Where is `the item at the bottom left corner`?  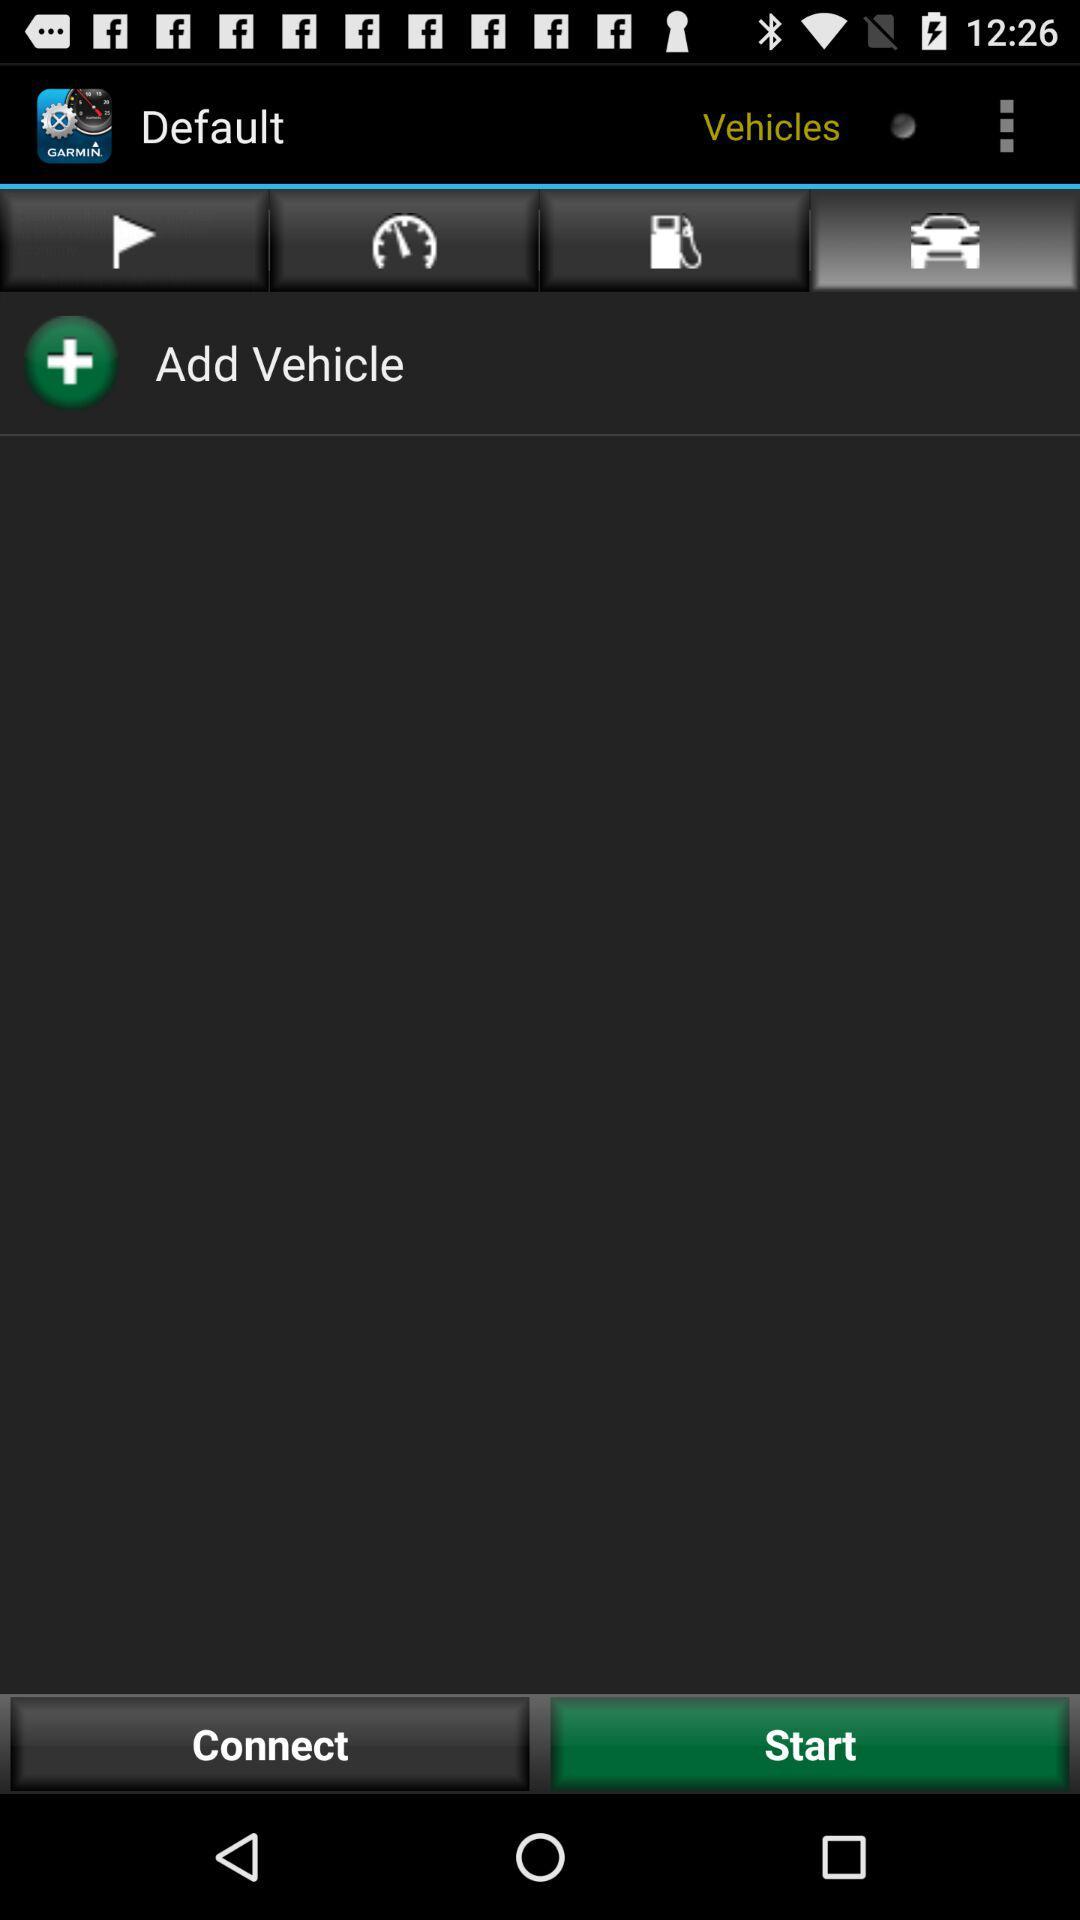
the item at the bottom left corner is located at coordinates (270, 1743).